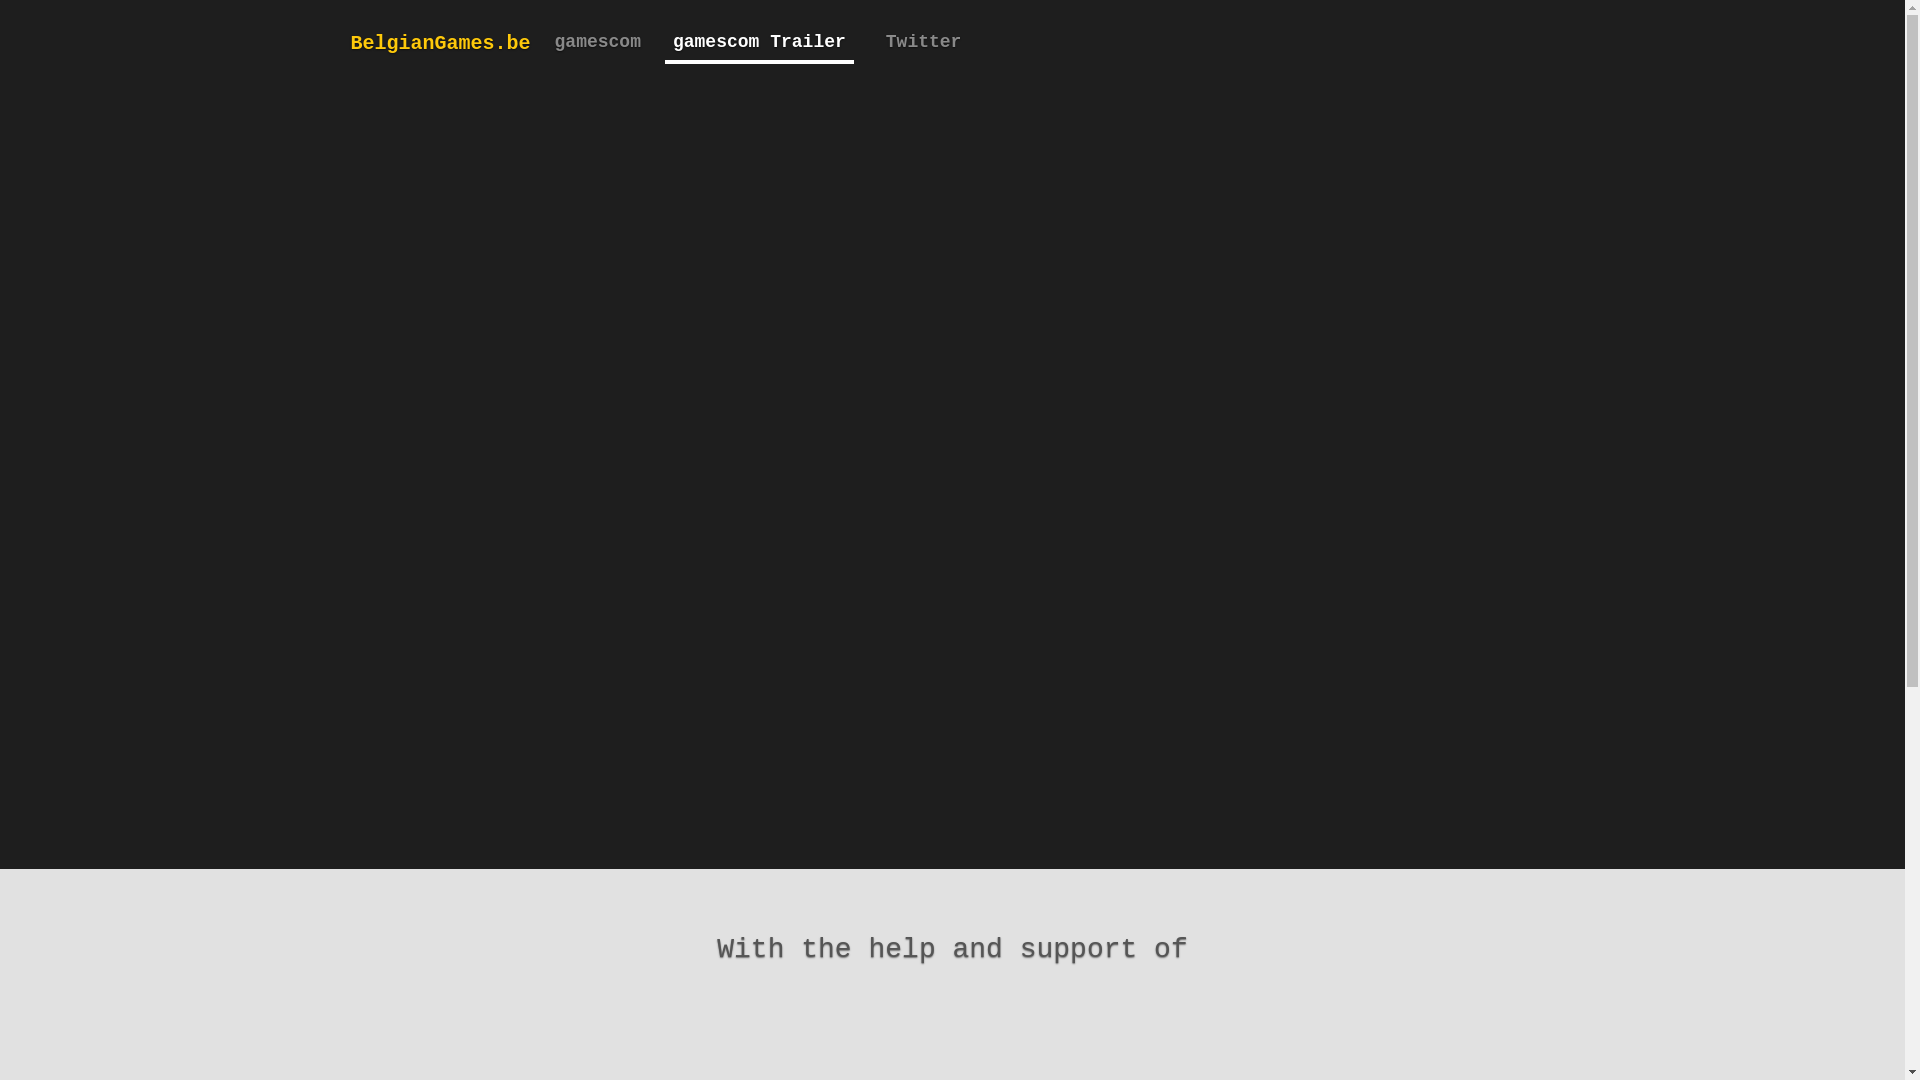  Describe the element at coordinates (439, 43) in the screenshot. I see `'BelgianGames.be'` at that location.